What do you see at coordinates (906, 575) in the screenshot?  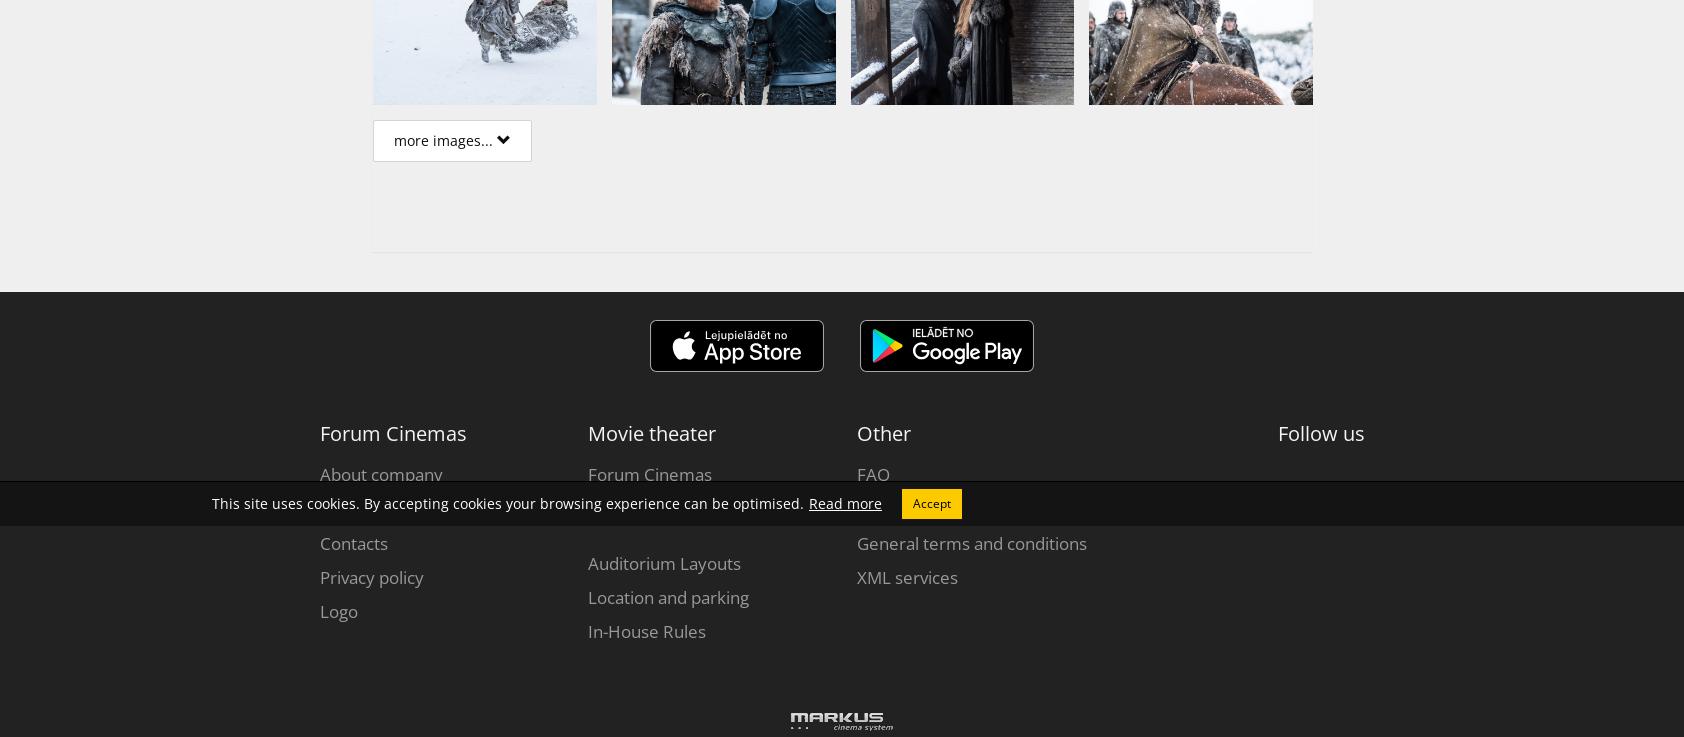 I see `'XML services'` at bounding box center [906, 575].